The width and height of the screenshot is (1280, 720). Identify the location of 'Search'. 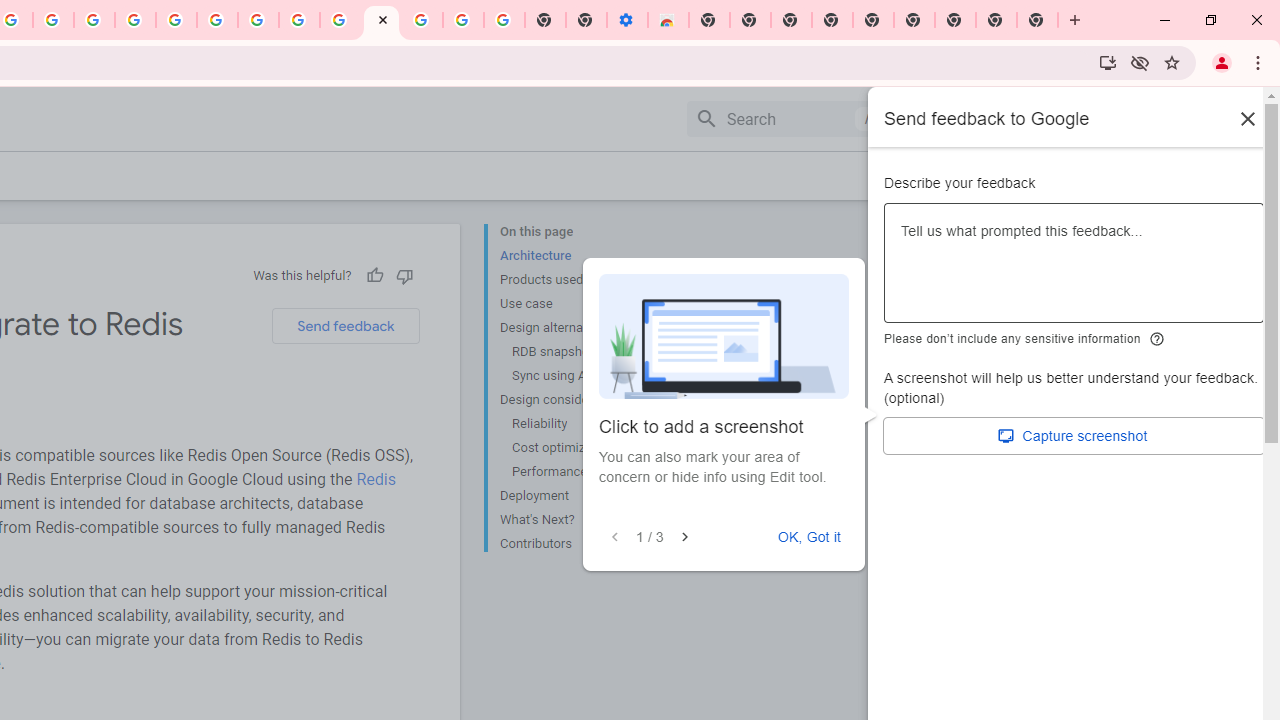
(785, 118).